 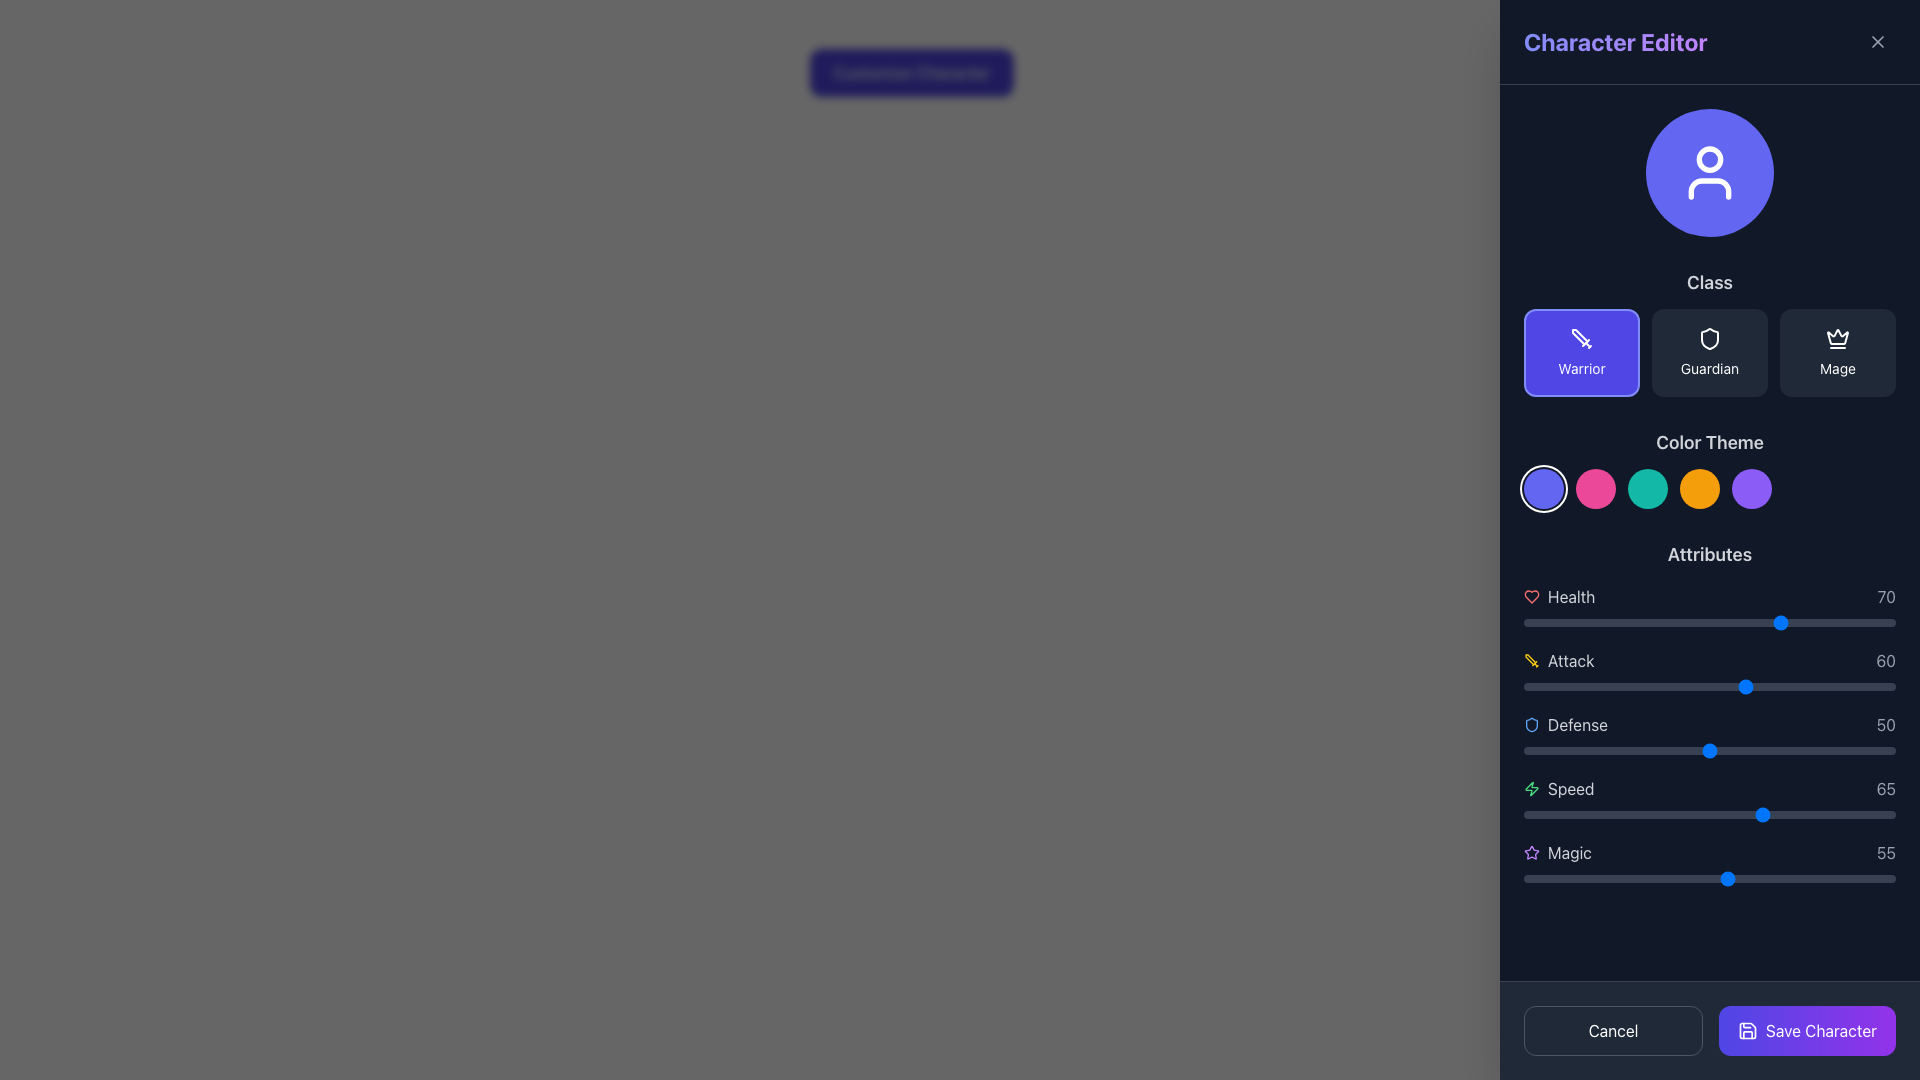 What do you see at coordinates (1530, 788) in the screenshot?
I see `the lightning bolt icon with a green outline, which represents the 'Speed' attribute in the right-hand side panel under the 'Attributes' section` at bounding box center [1530, 788].